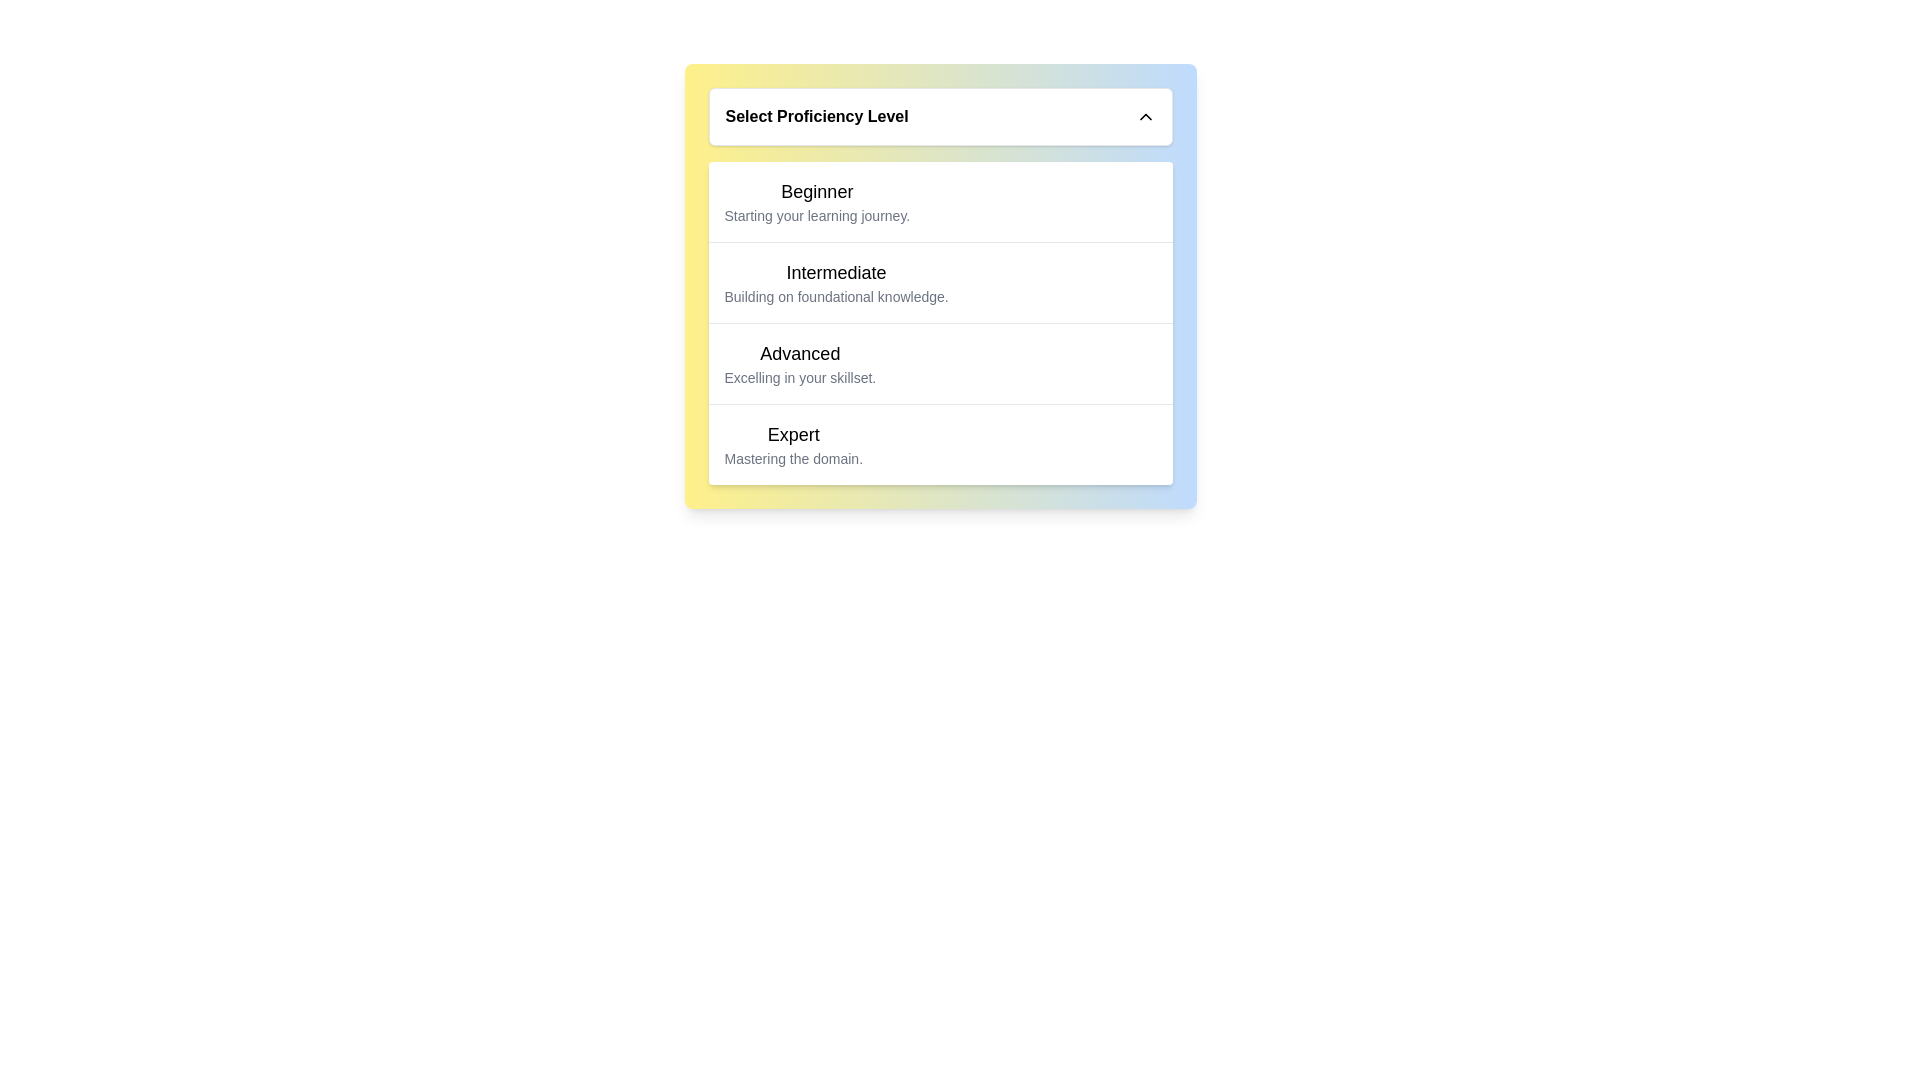  What do you see at coordinates (939, 282) in the screenshot?
I see `the second option in the 'Select Proficiency Level' dropdown menu, which indicates an intermediate proficiency level, located between 'Beginner' and 'Advanced'` at bounding box center [939, 282].